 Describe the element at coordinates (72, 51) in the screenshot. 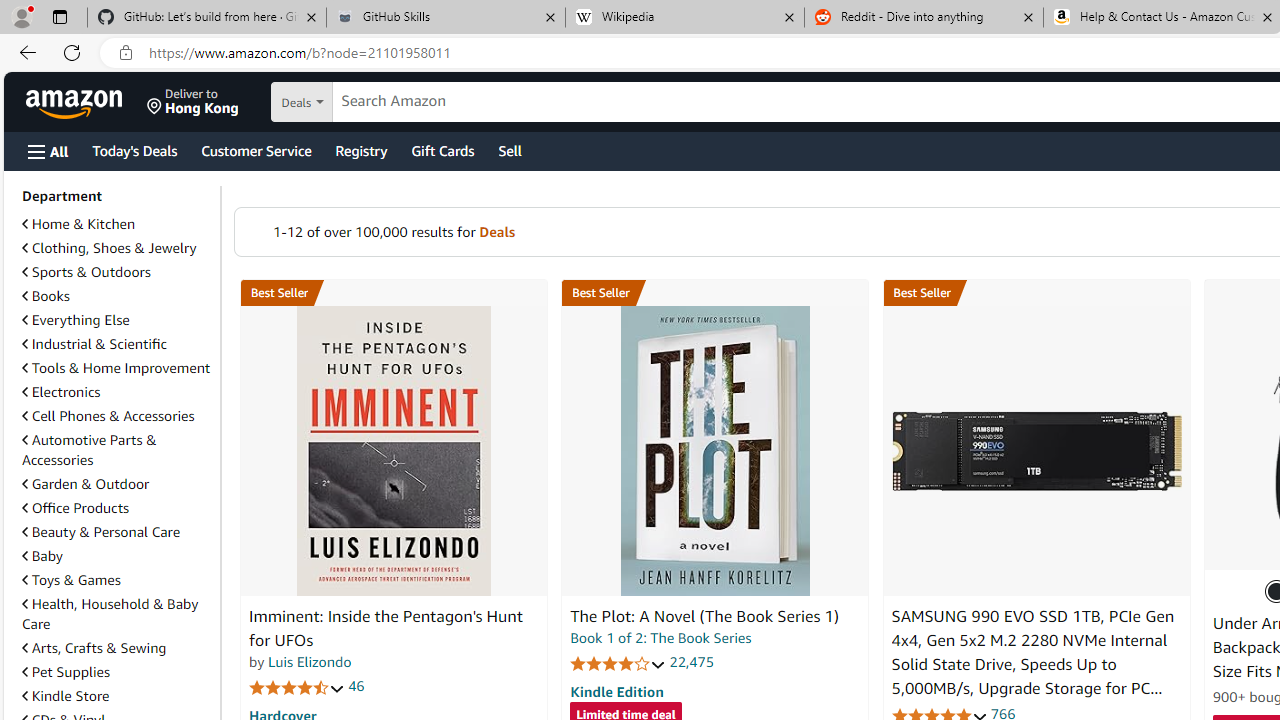

I see `'Refresh'` at that location.